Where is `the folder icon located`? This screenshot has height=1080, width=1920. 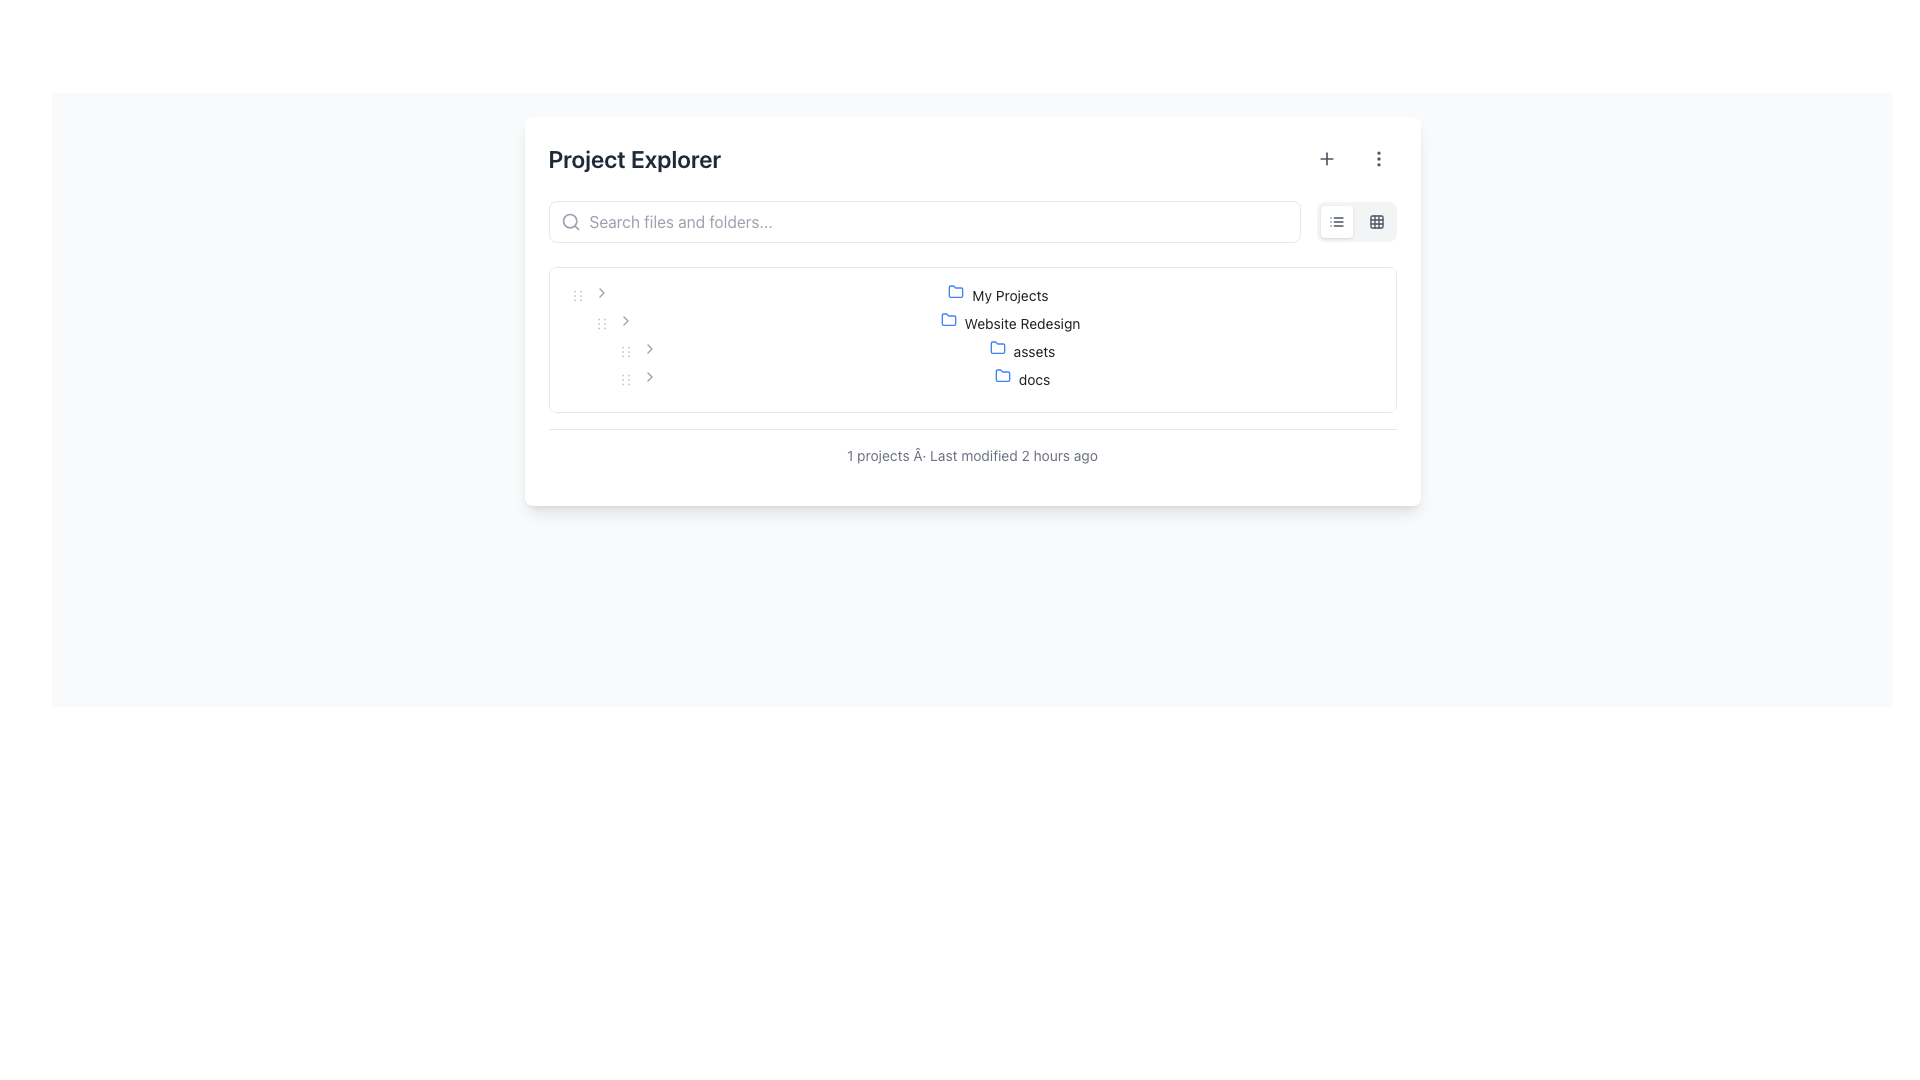 the folder icon located is located at coordinates (960, 296).